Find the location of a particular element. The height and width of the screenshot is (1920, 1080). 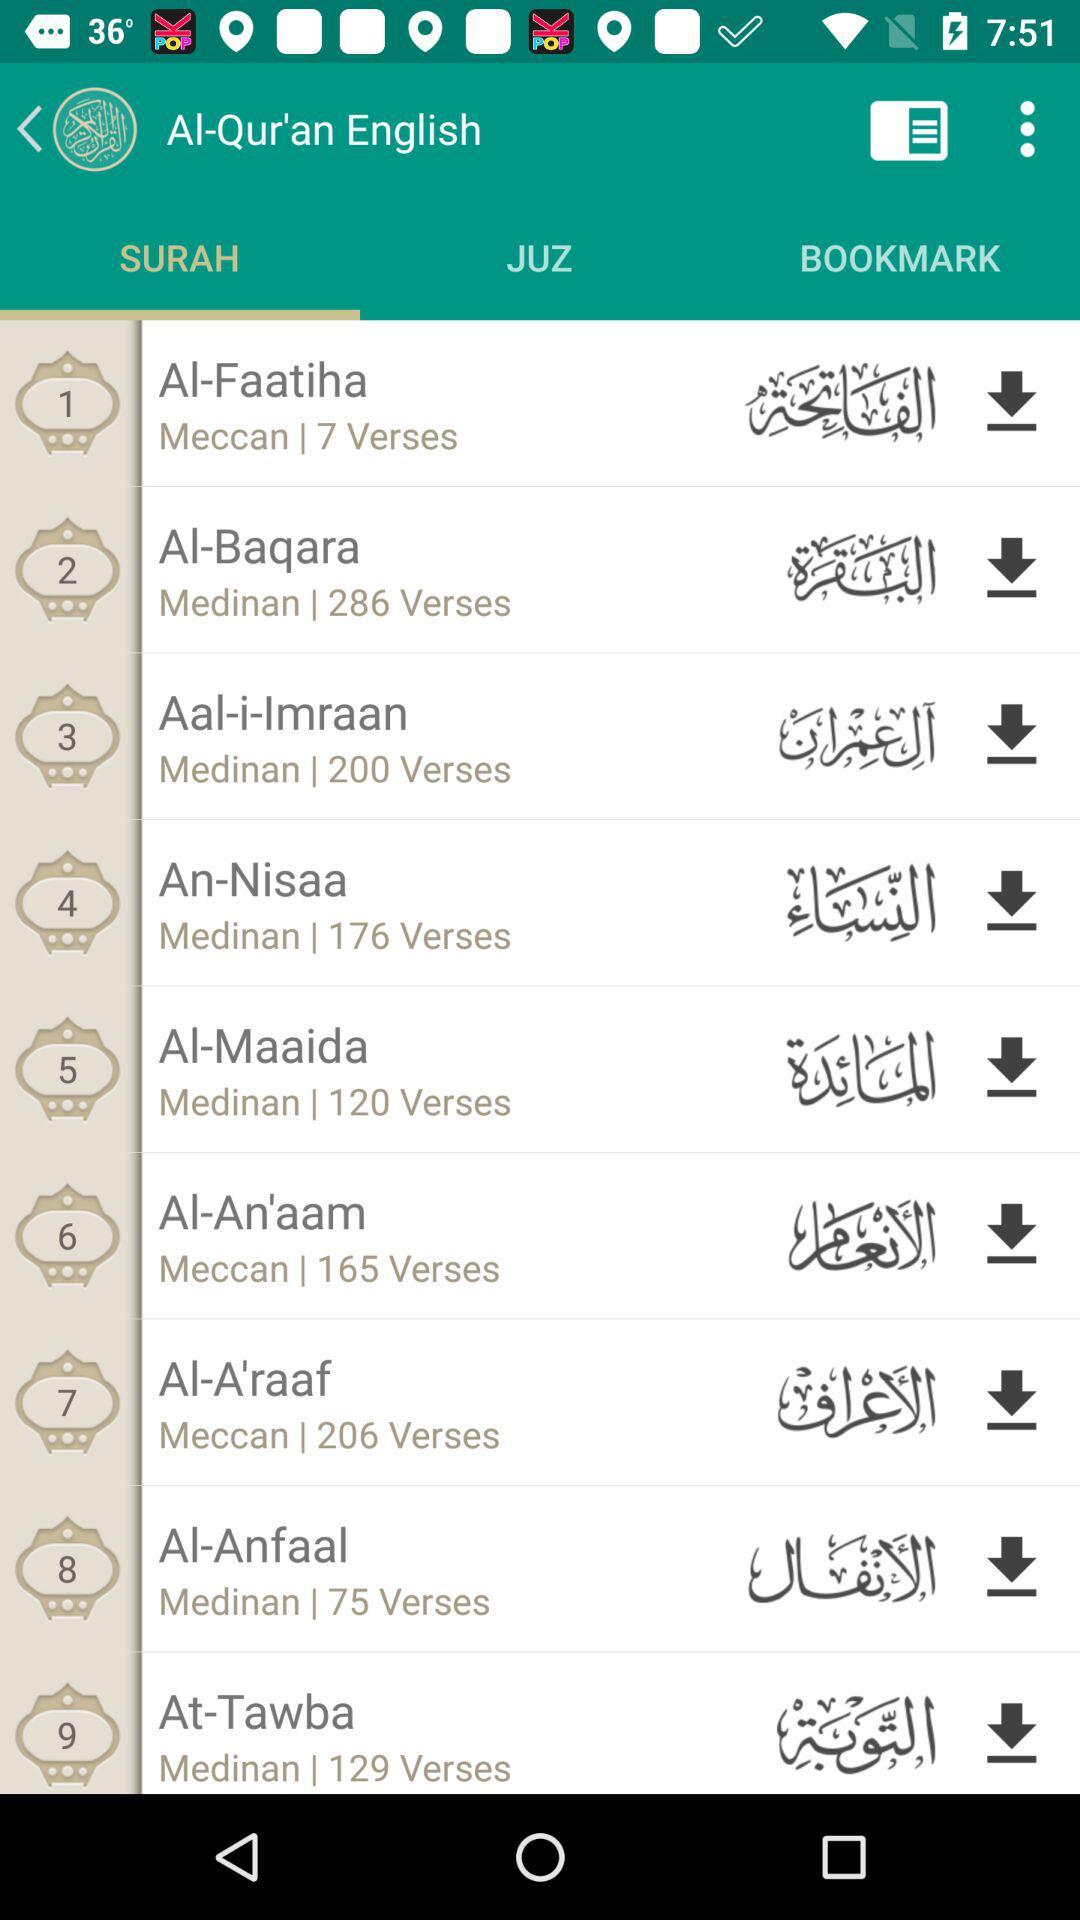

download is located at coordinates (1011, 1567).